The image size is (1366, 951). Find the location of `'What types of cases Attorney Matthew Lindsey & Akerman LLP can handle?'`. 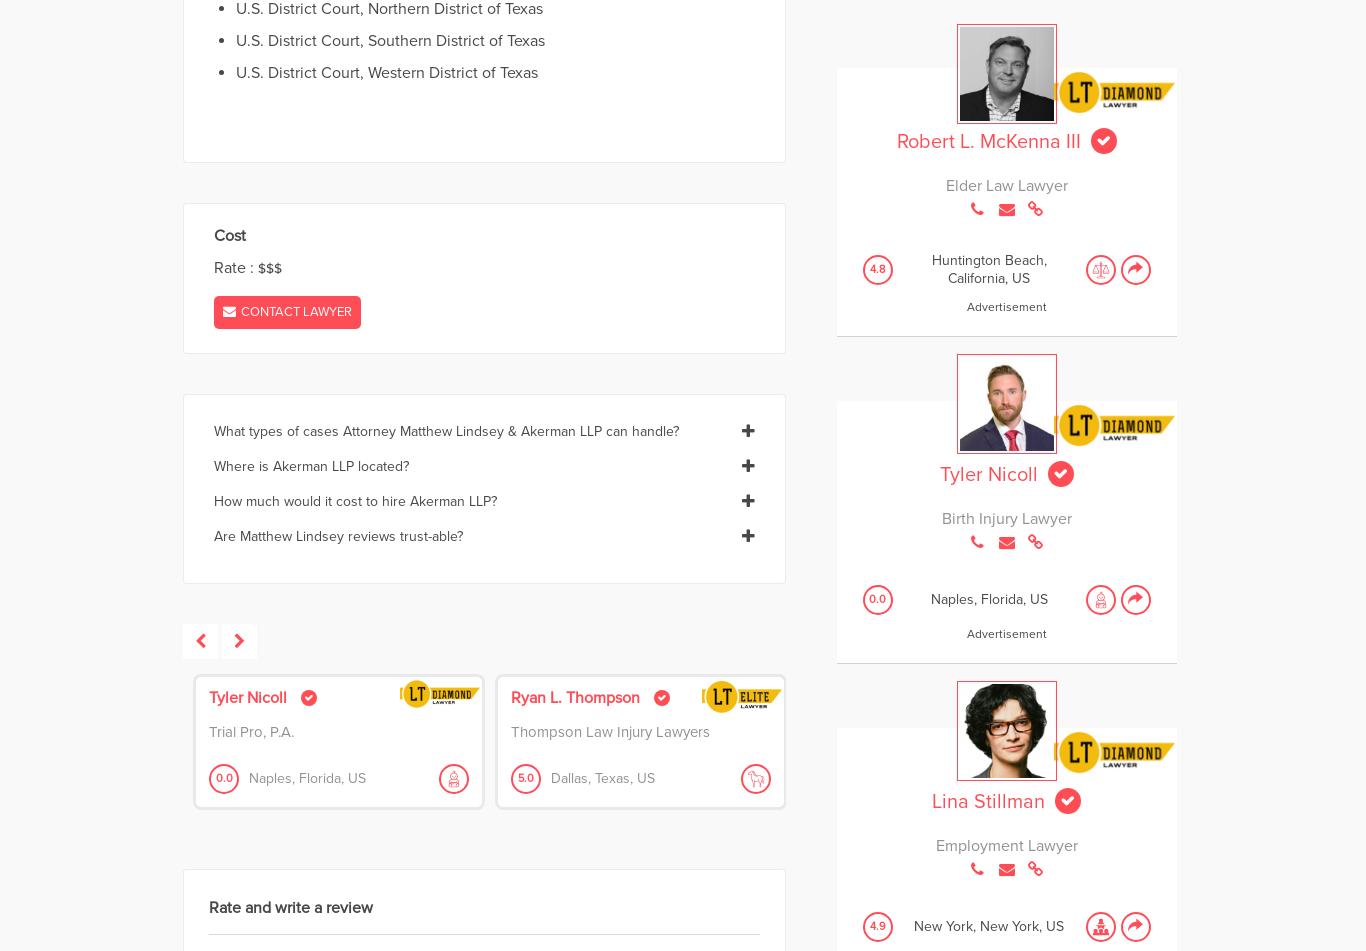

'What types of cases Attorney Matthew Lindsey & Akerman LLP can handle?' is located at coordinates (445, 431).